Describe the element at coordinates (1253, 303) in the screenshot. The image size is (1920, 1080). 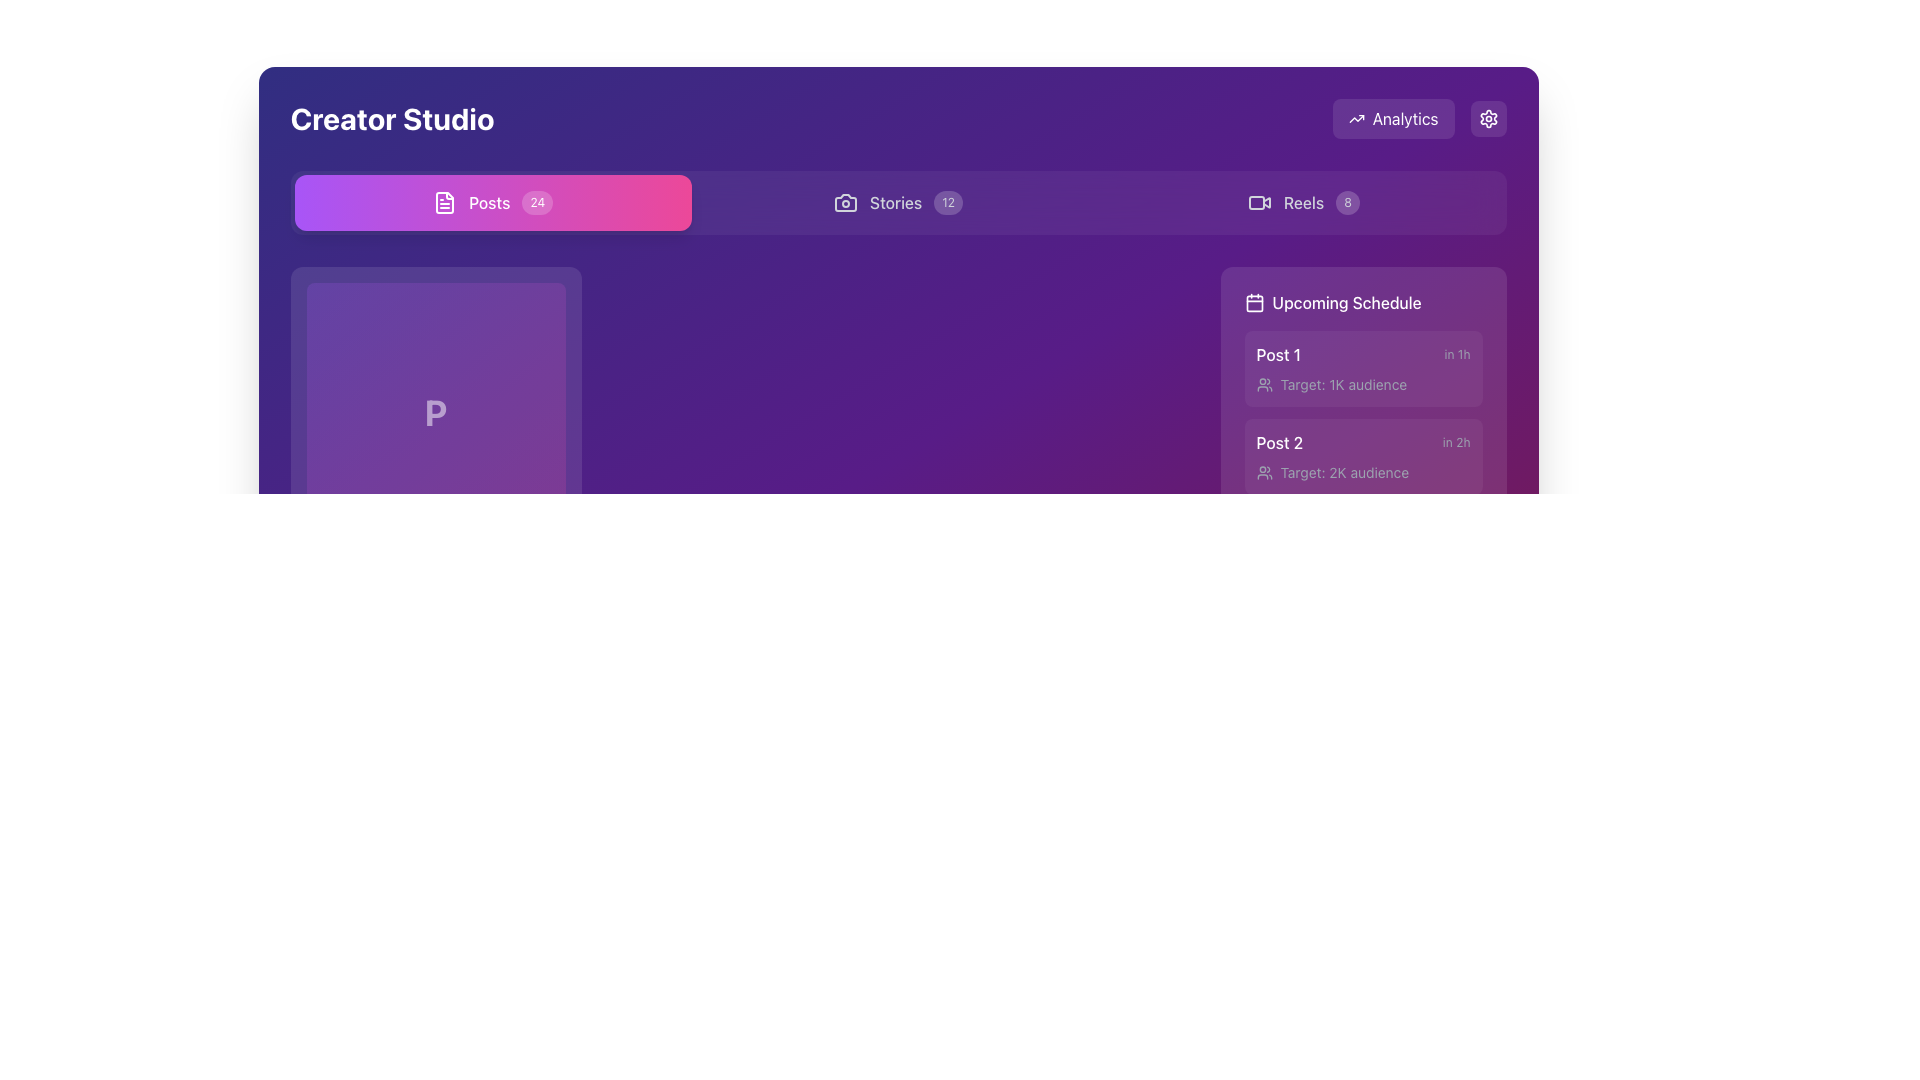
I see `the calendar icon located next to the 'Upcoming Schedule' section header, which is represented by an outlined calendar with a grid layout` at that location.